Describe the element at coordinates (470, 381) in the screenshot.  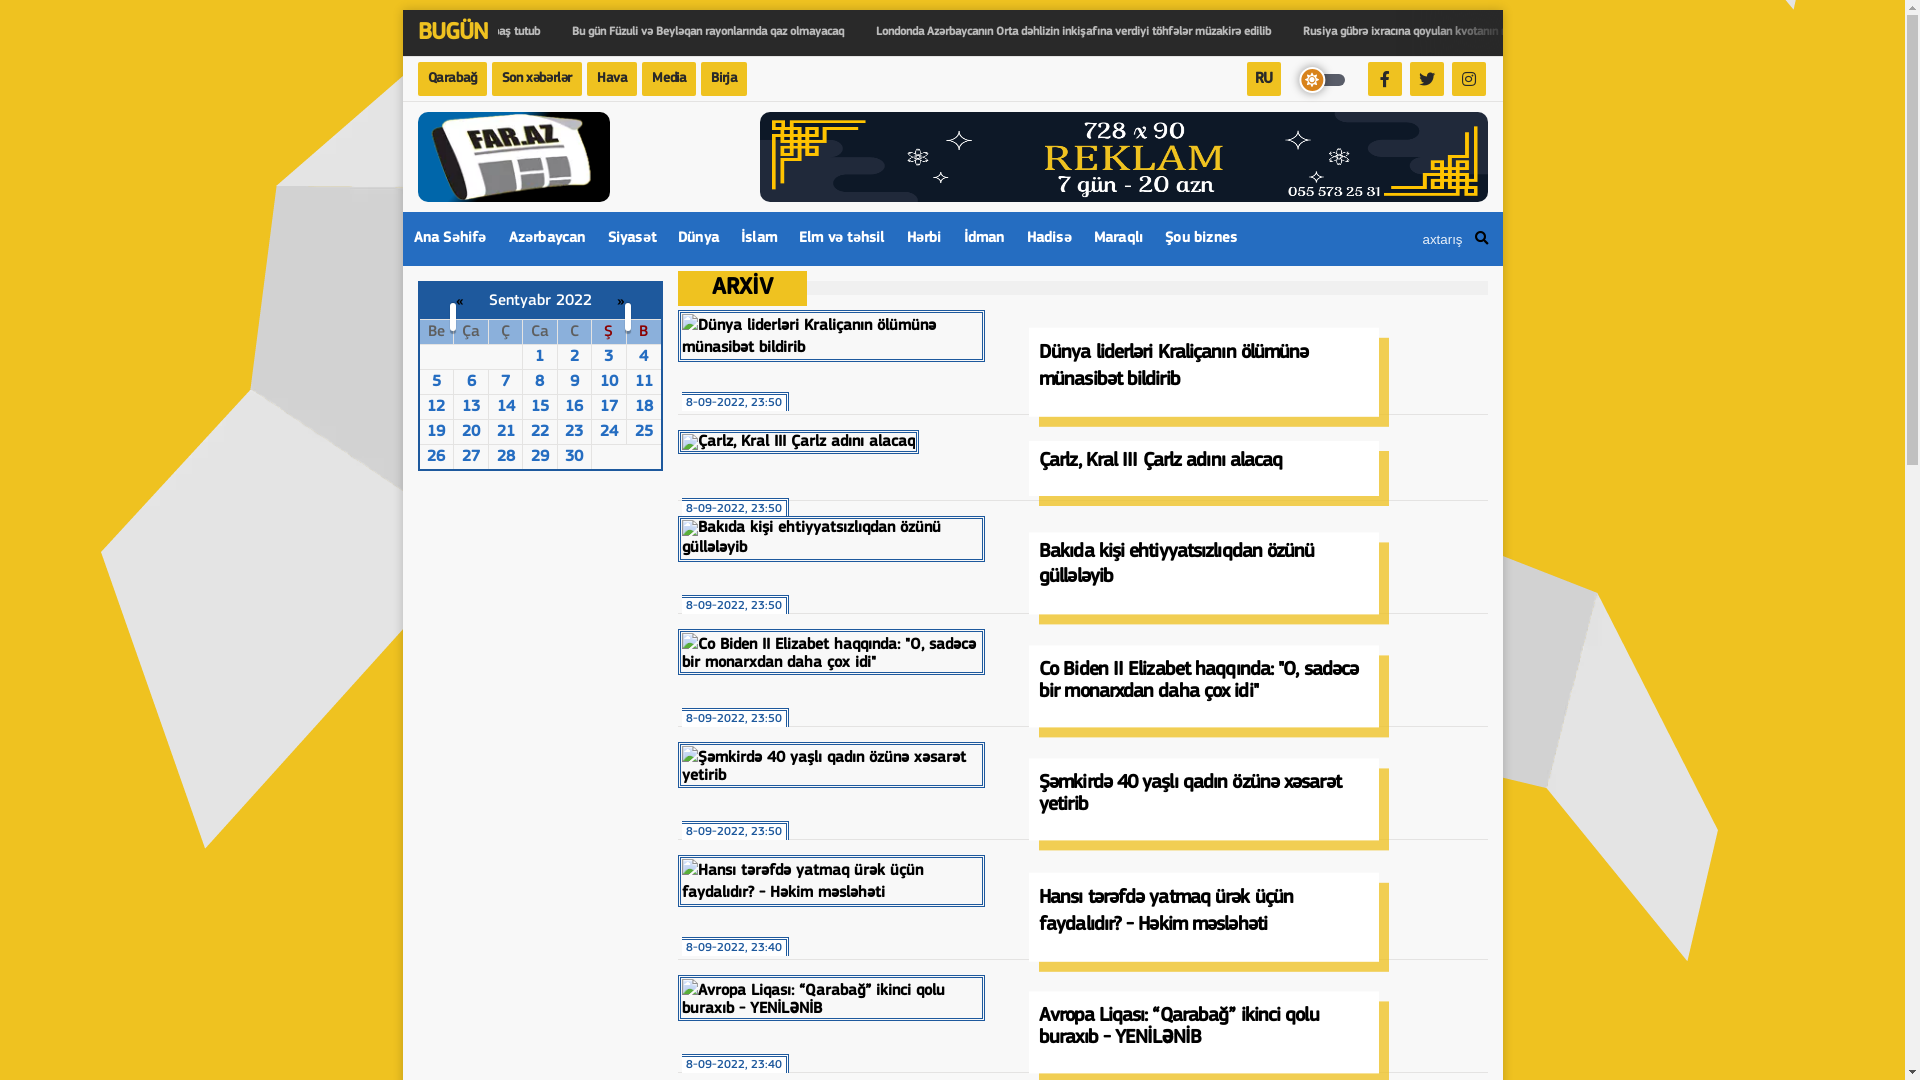
I see `'6'` at that location.